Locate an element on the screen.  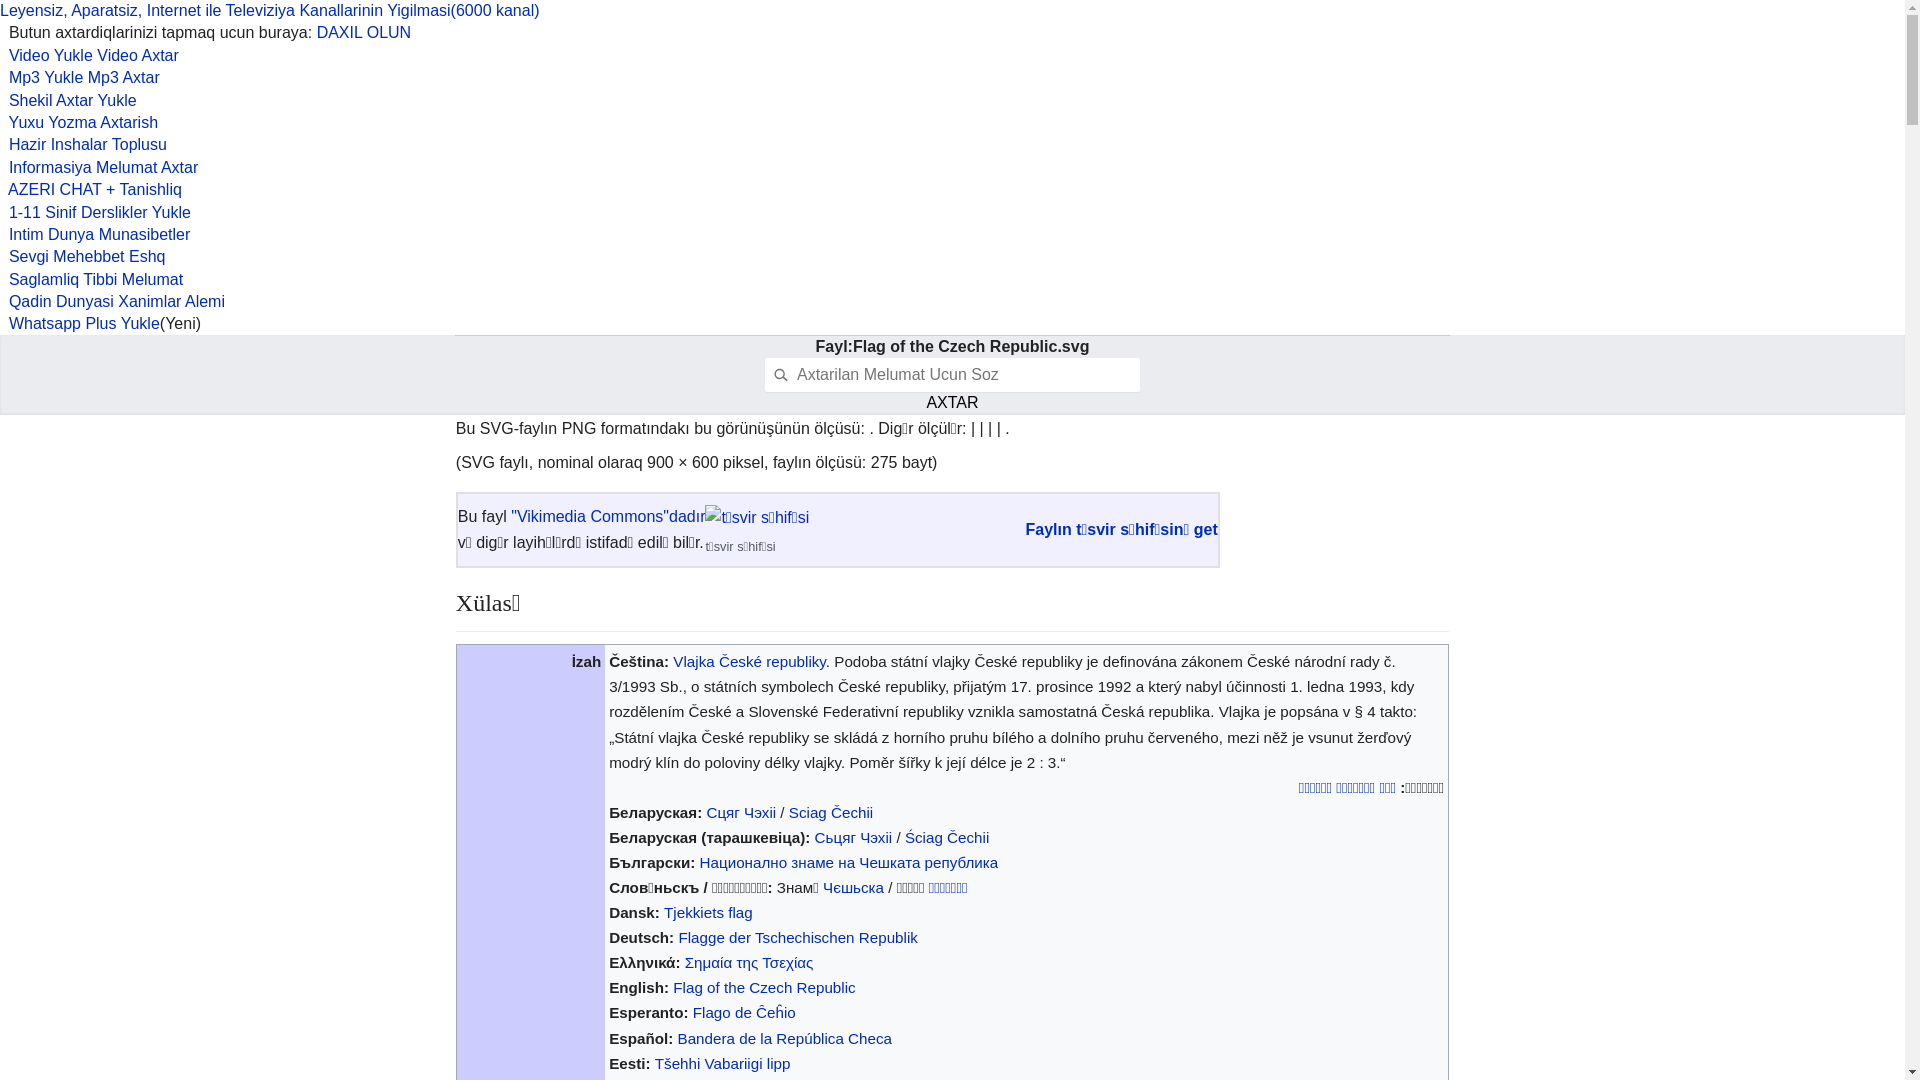
'  Sevgi Mehebbet Eshq' is located at coordinates (0, 255).